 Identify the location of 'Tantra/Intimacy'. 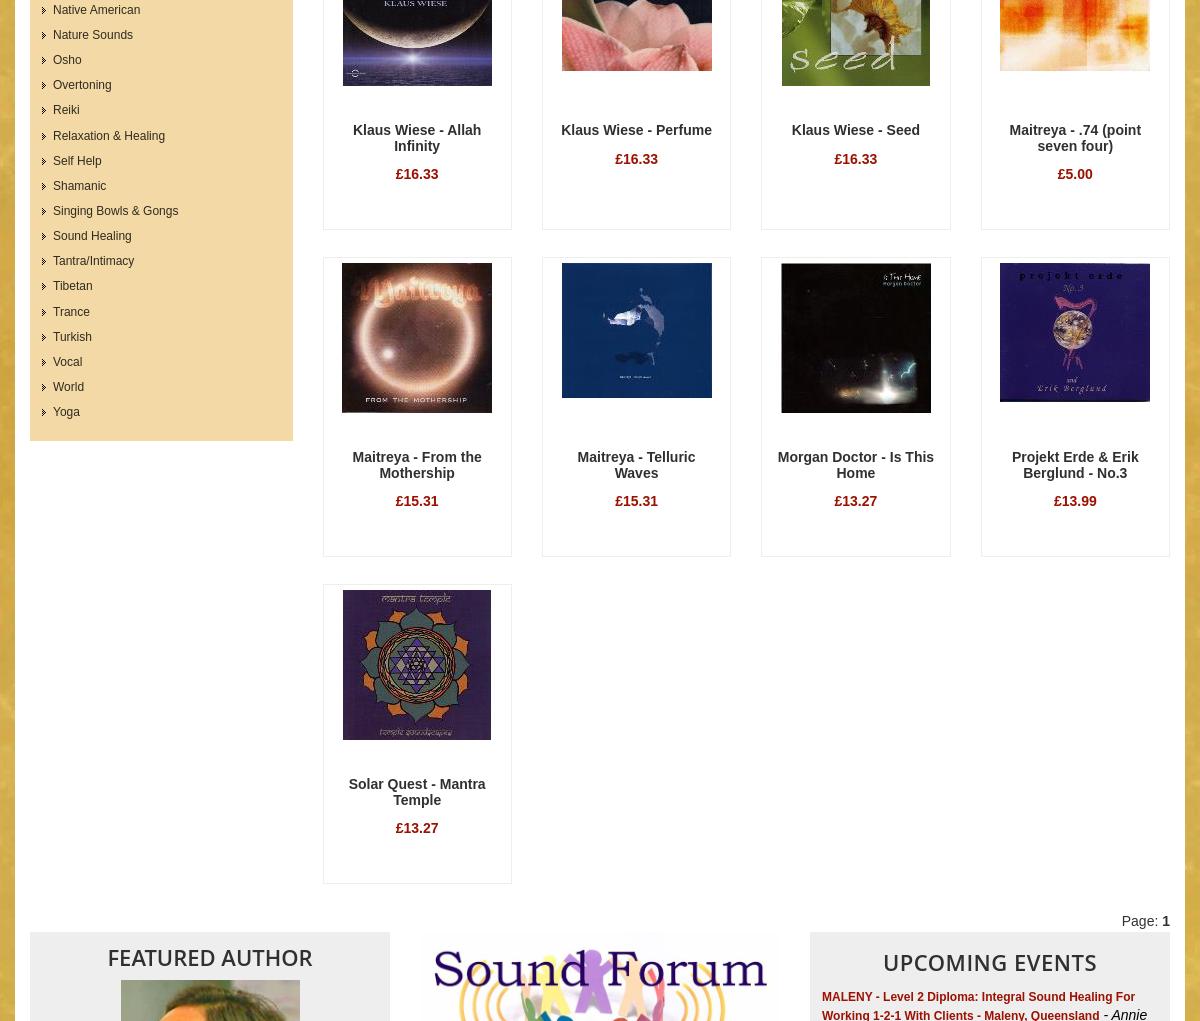
(93, 259).